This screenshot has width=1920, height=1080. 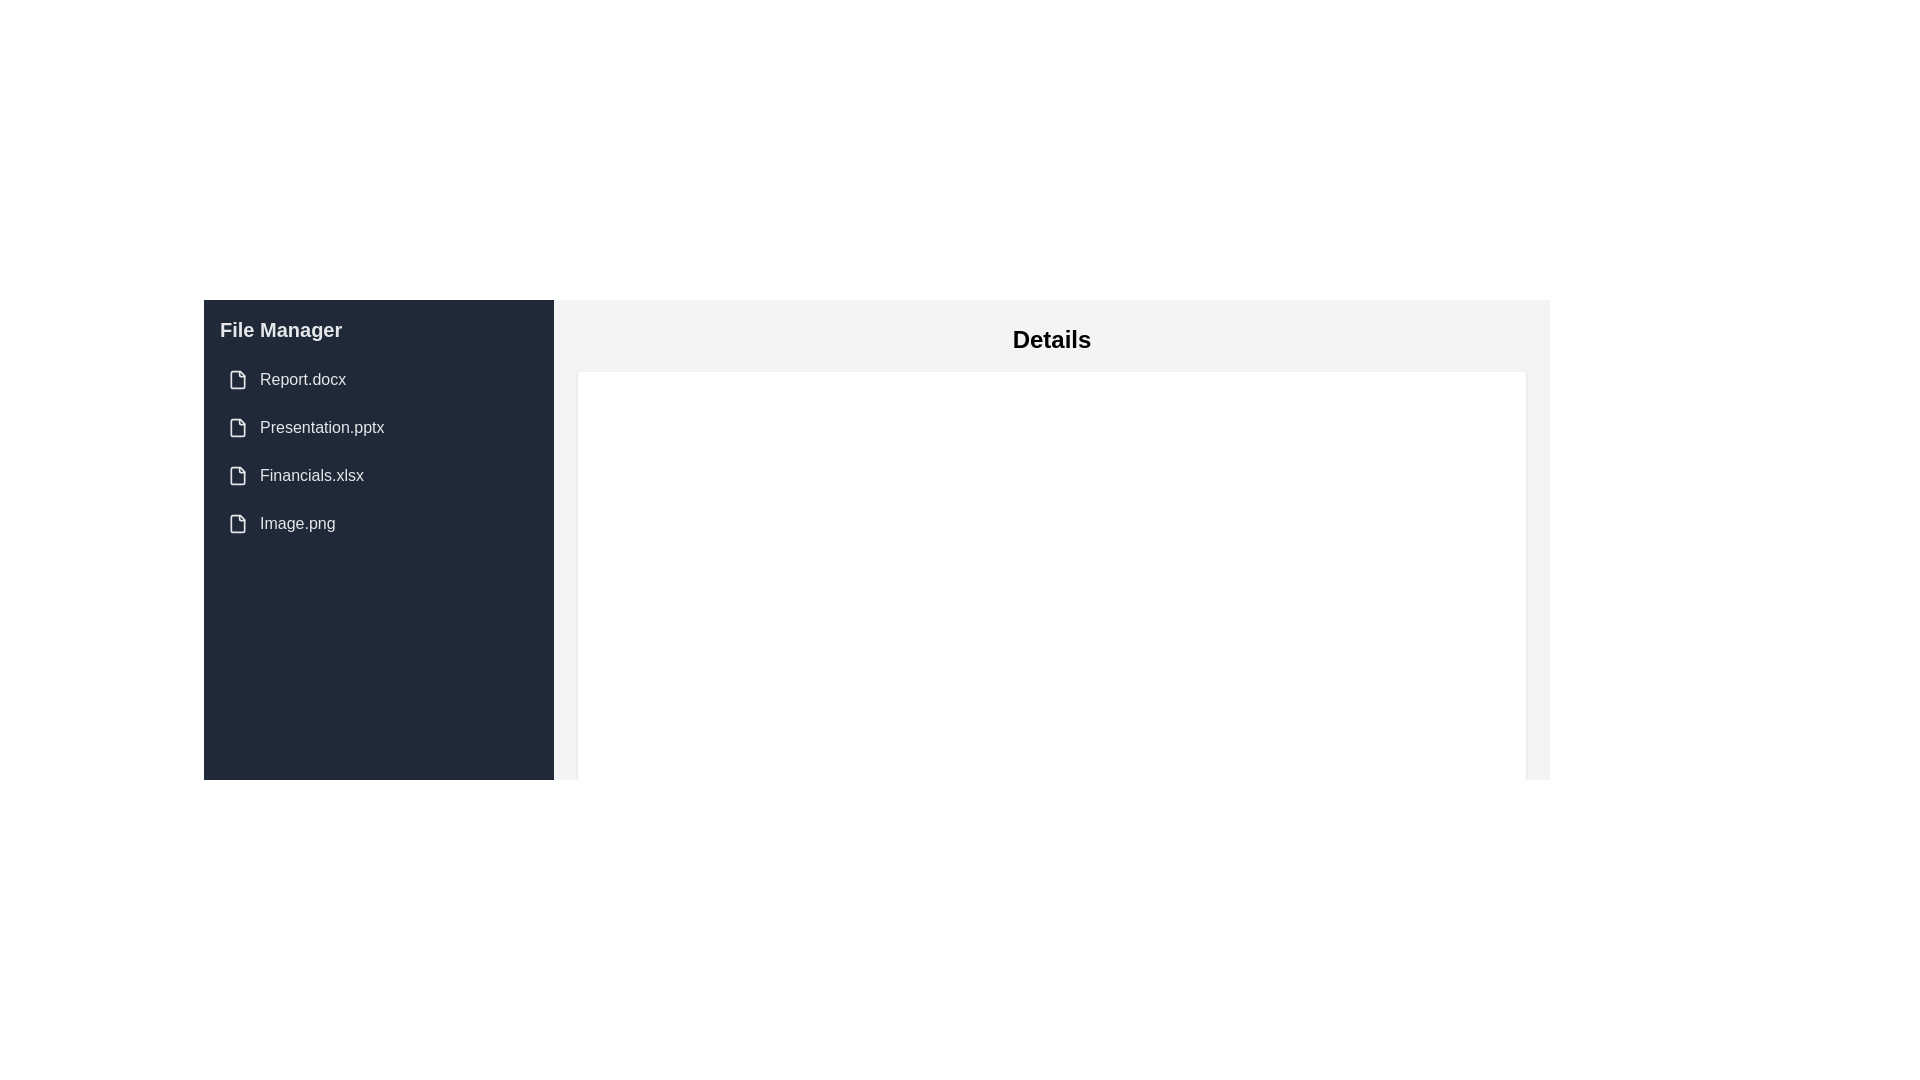 What do you see at coordinates (379, 523) in the screenshot?
I see `the selectable file entry for 'Image.png' located at the bottom of the file list` at bounding box center [379, 523].